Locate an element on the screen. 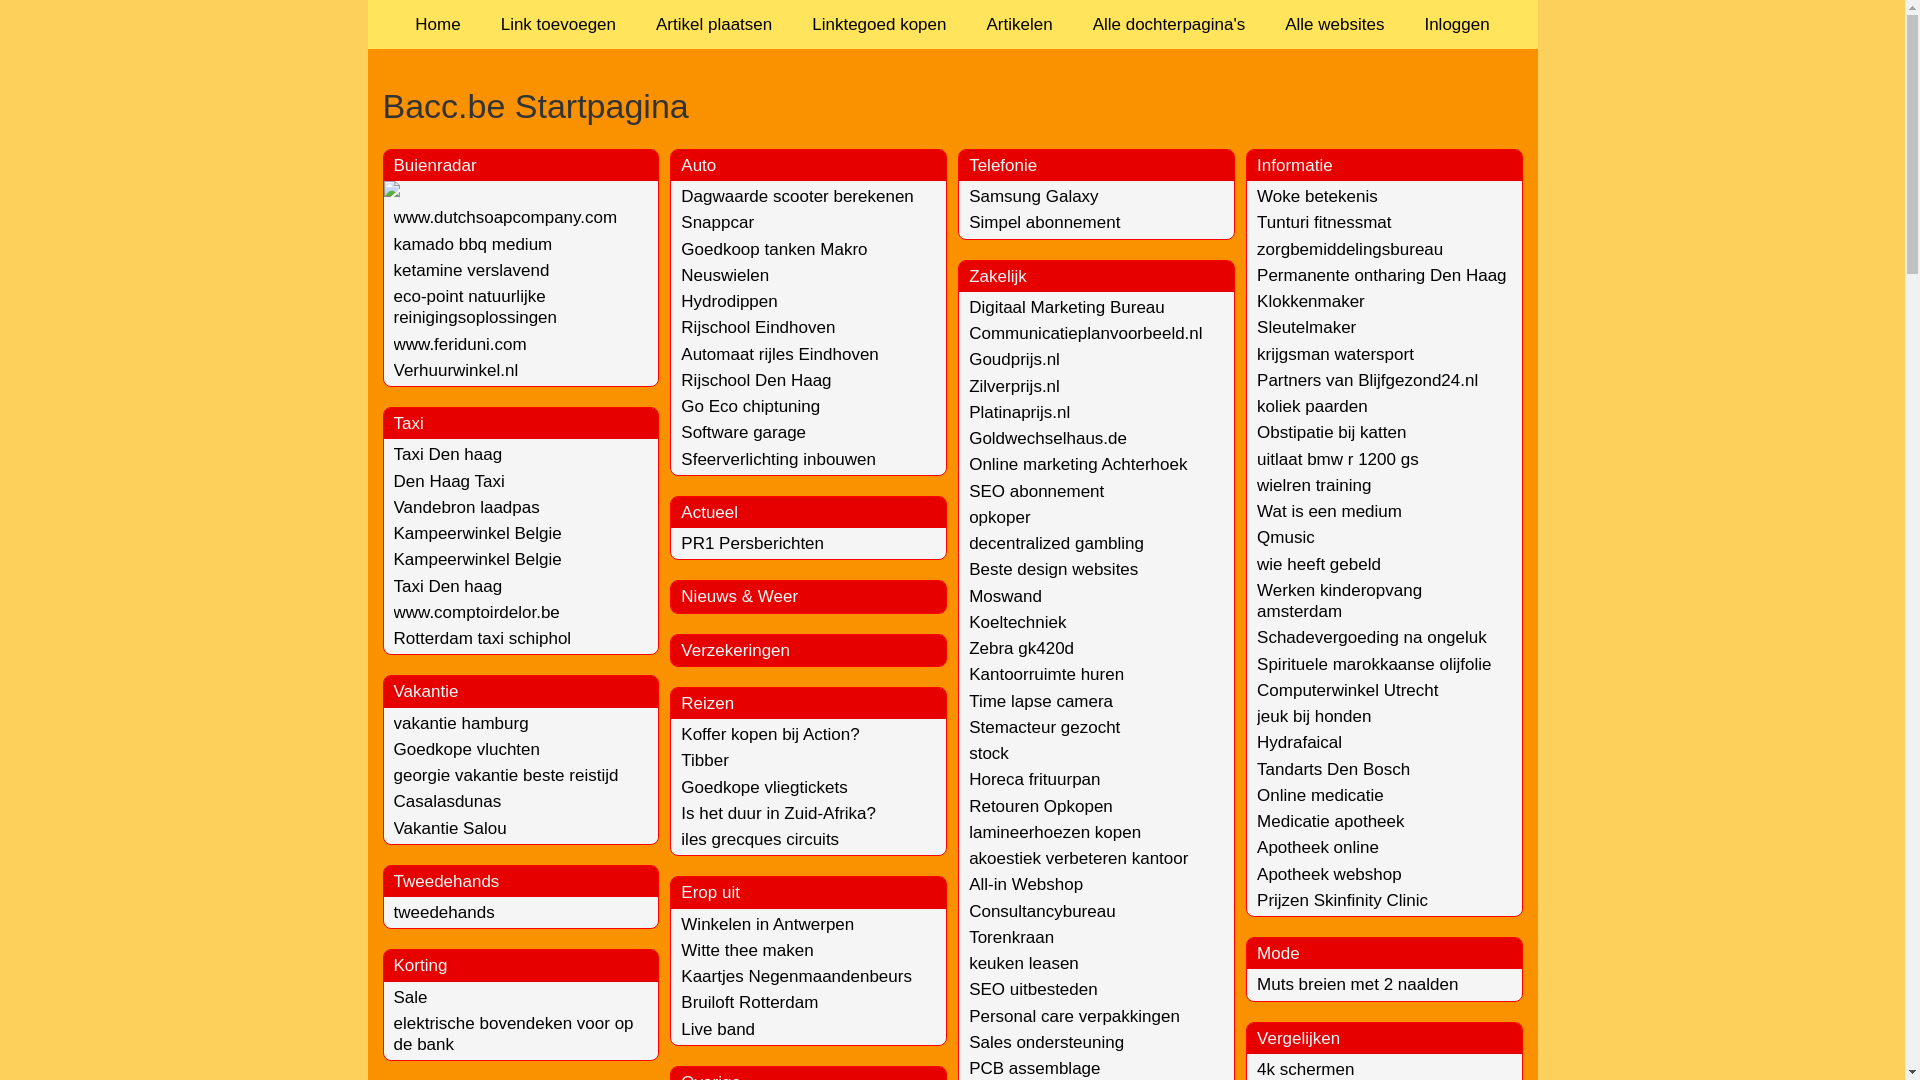 The height and width of the screenshot is (1080, 1920). 'Permanente ontharing Den Haag' is located at coordinates (1381, 275).